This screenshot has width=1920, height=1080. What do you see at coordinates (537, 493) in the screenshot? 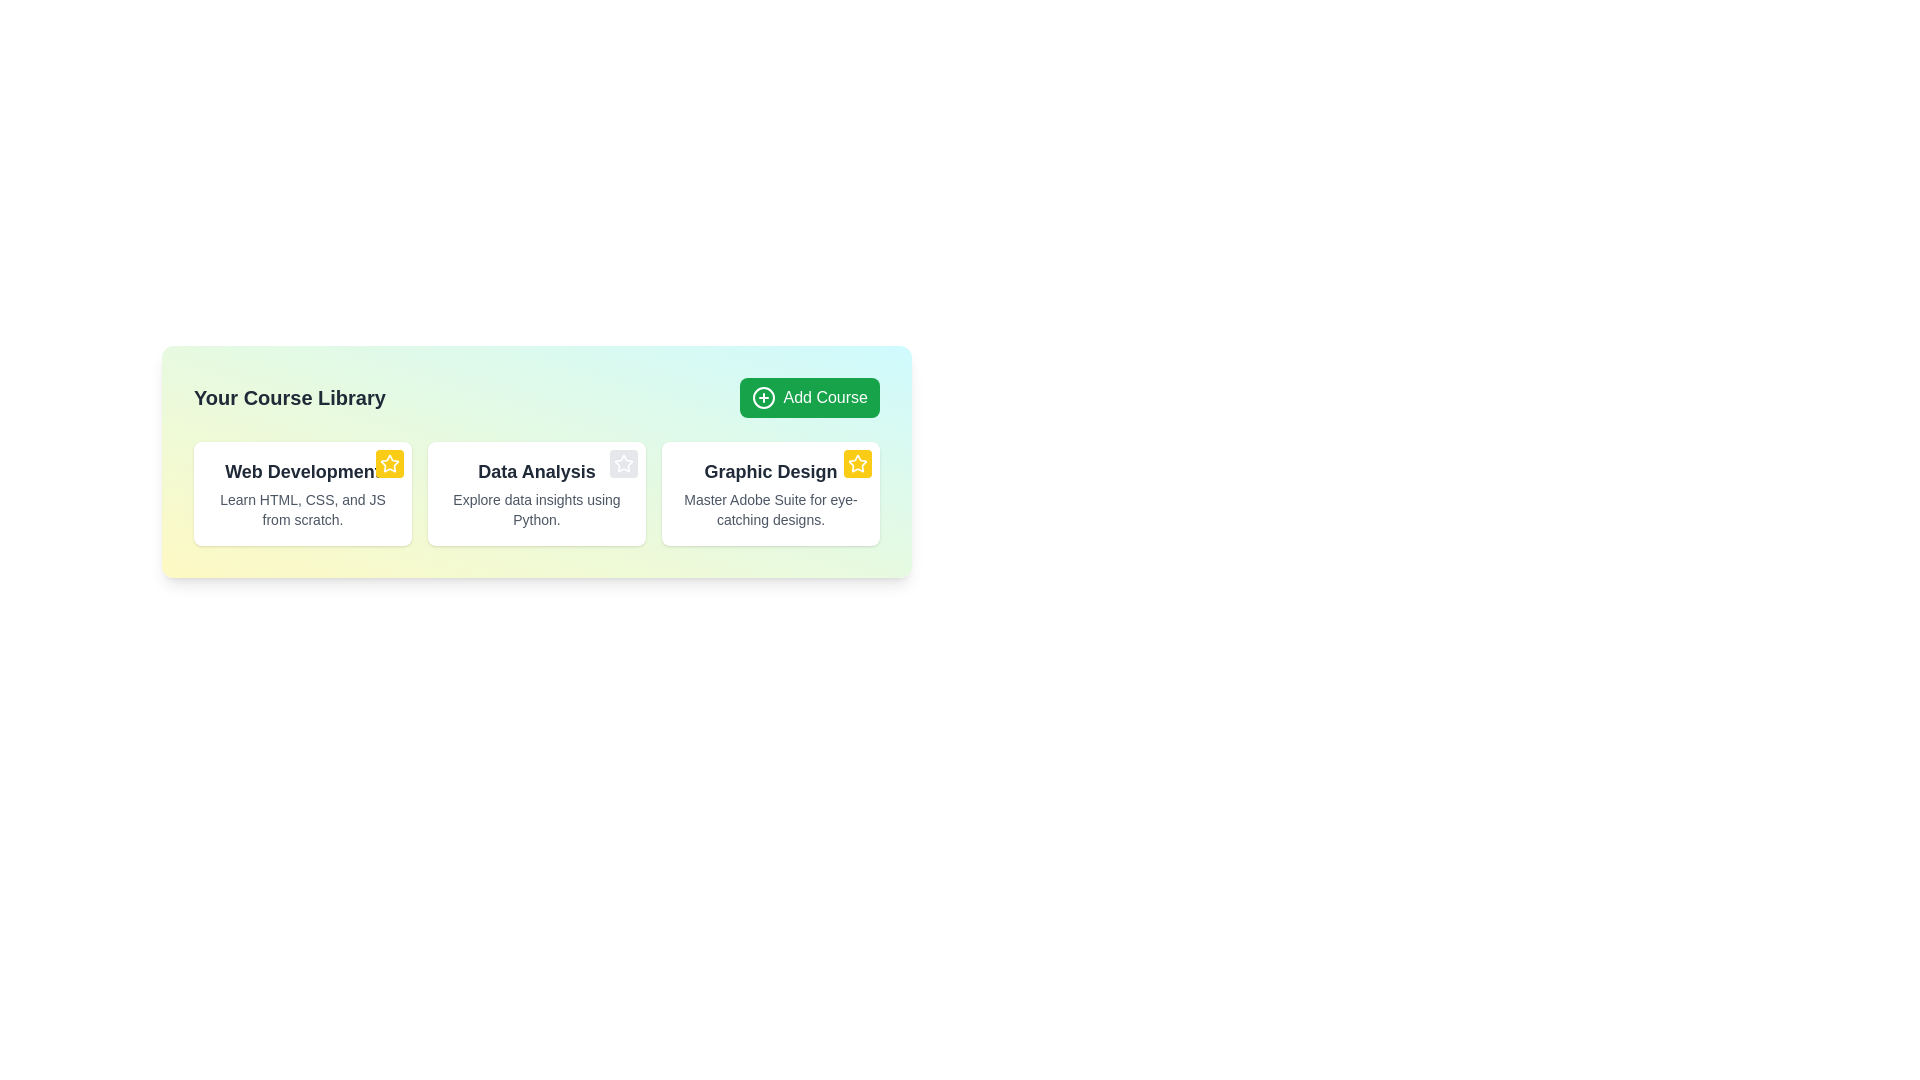
I see `the 'Data Analysis' course card, which is located in the center of a grid layout as the second item from the left` at bounding box center [537, 493].